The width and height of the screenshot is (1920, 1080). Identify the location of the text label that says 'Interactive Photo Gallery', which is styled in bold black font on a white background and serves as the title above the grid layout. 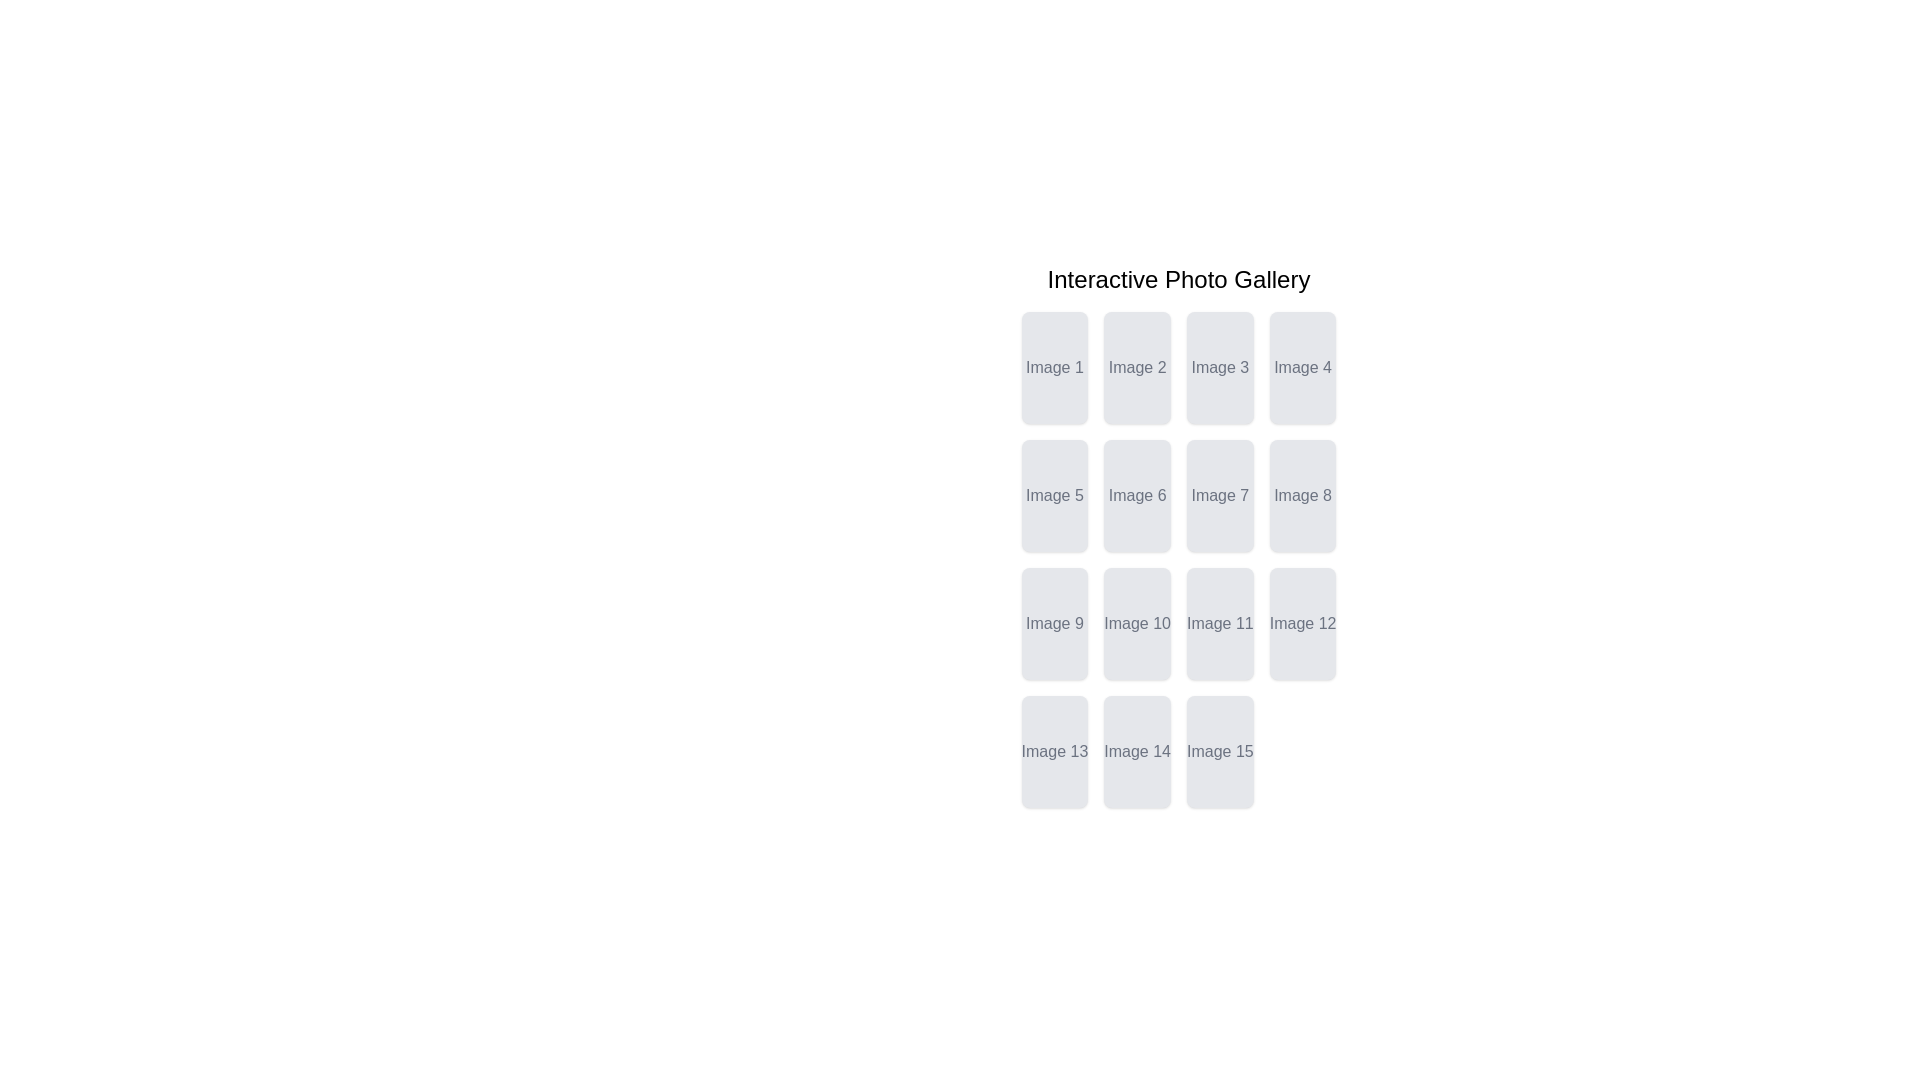
(1179, 280).